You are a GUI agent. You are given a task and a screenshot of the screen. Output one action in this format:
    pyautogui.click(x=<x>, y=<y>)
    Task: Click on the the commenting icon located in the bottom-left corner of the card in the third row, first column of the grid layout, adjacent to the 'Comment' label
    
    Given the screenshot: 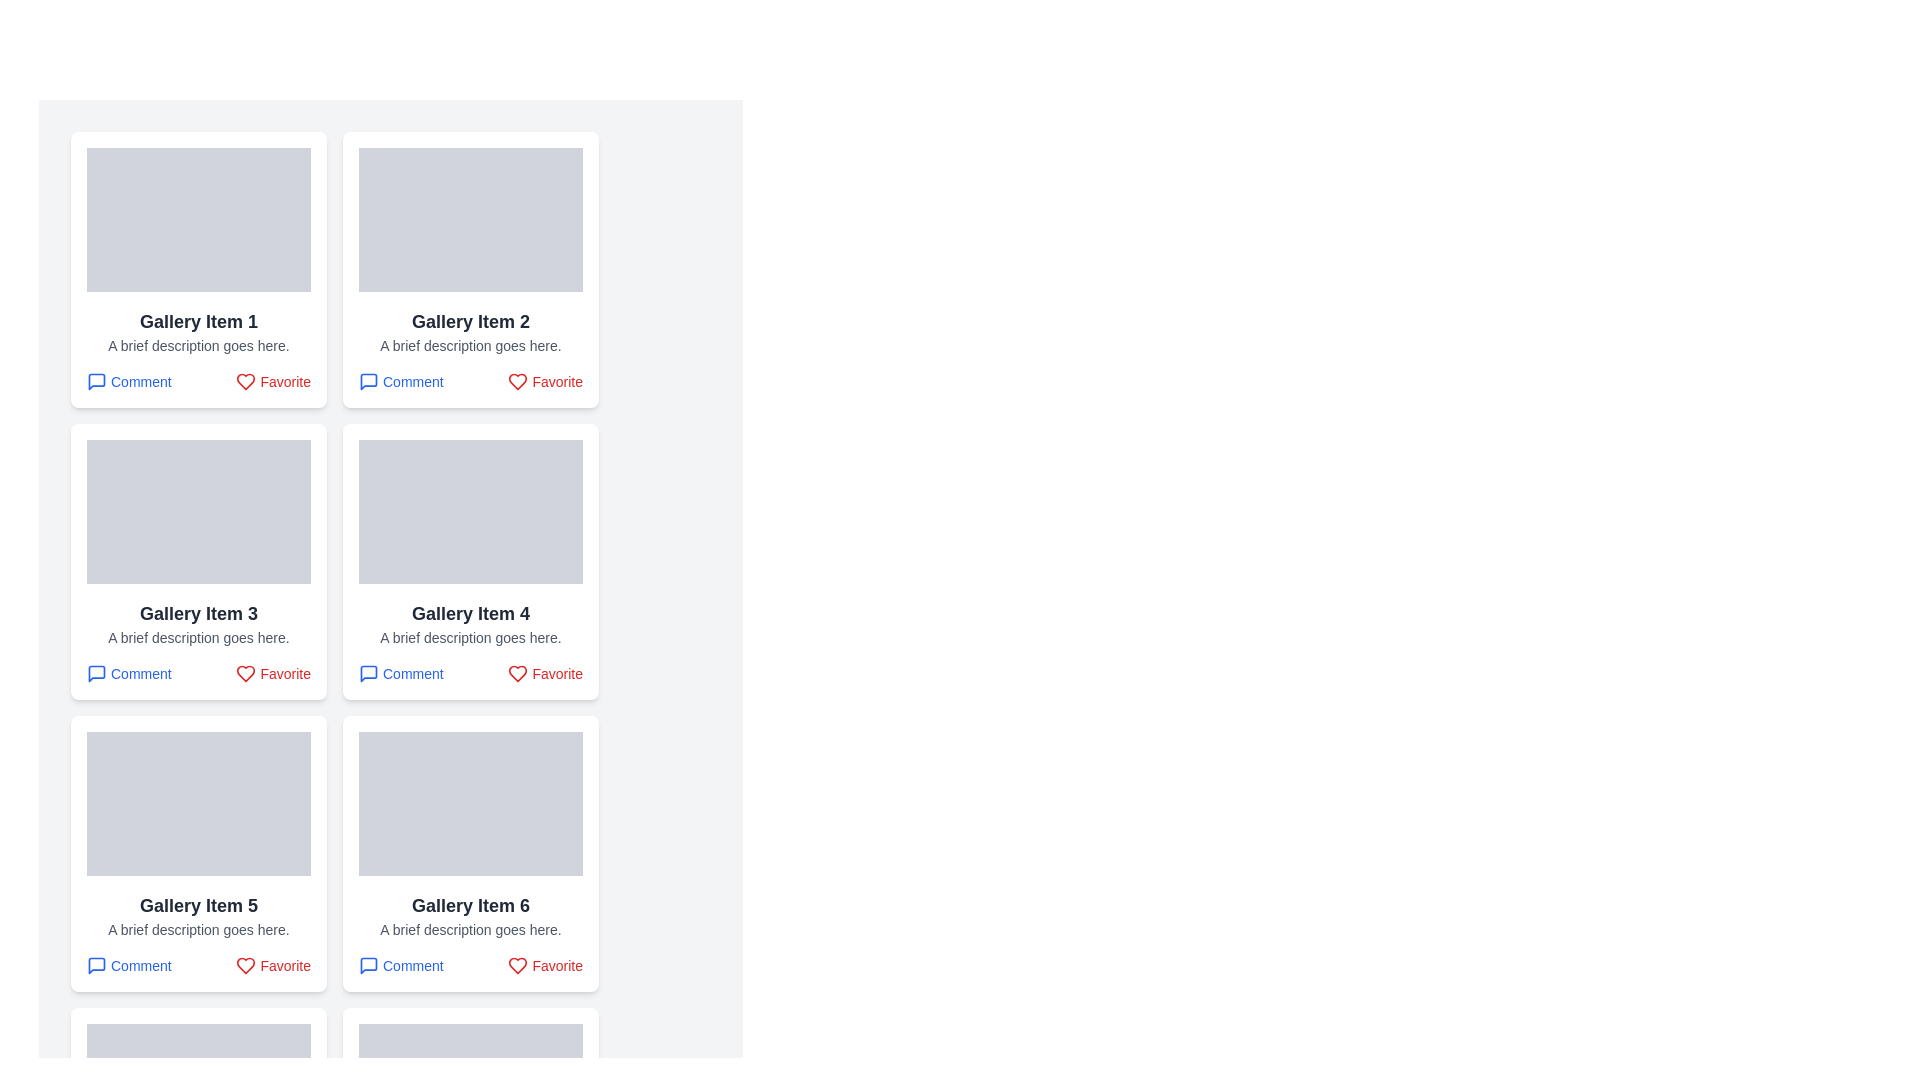 What is the action you would take?
    pyautogui.click(x=95, y=674)
    